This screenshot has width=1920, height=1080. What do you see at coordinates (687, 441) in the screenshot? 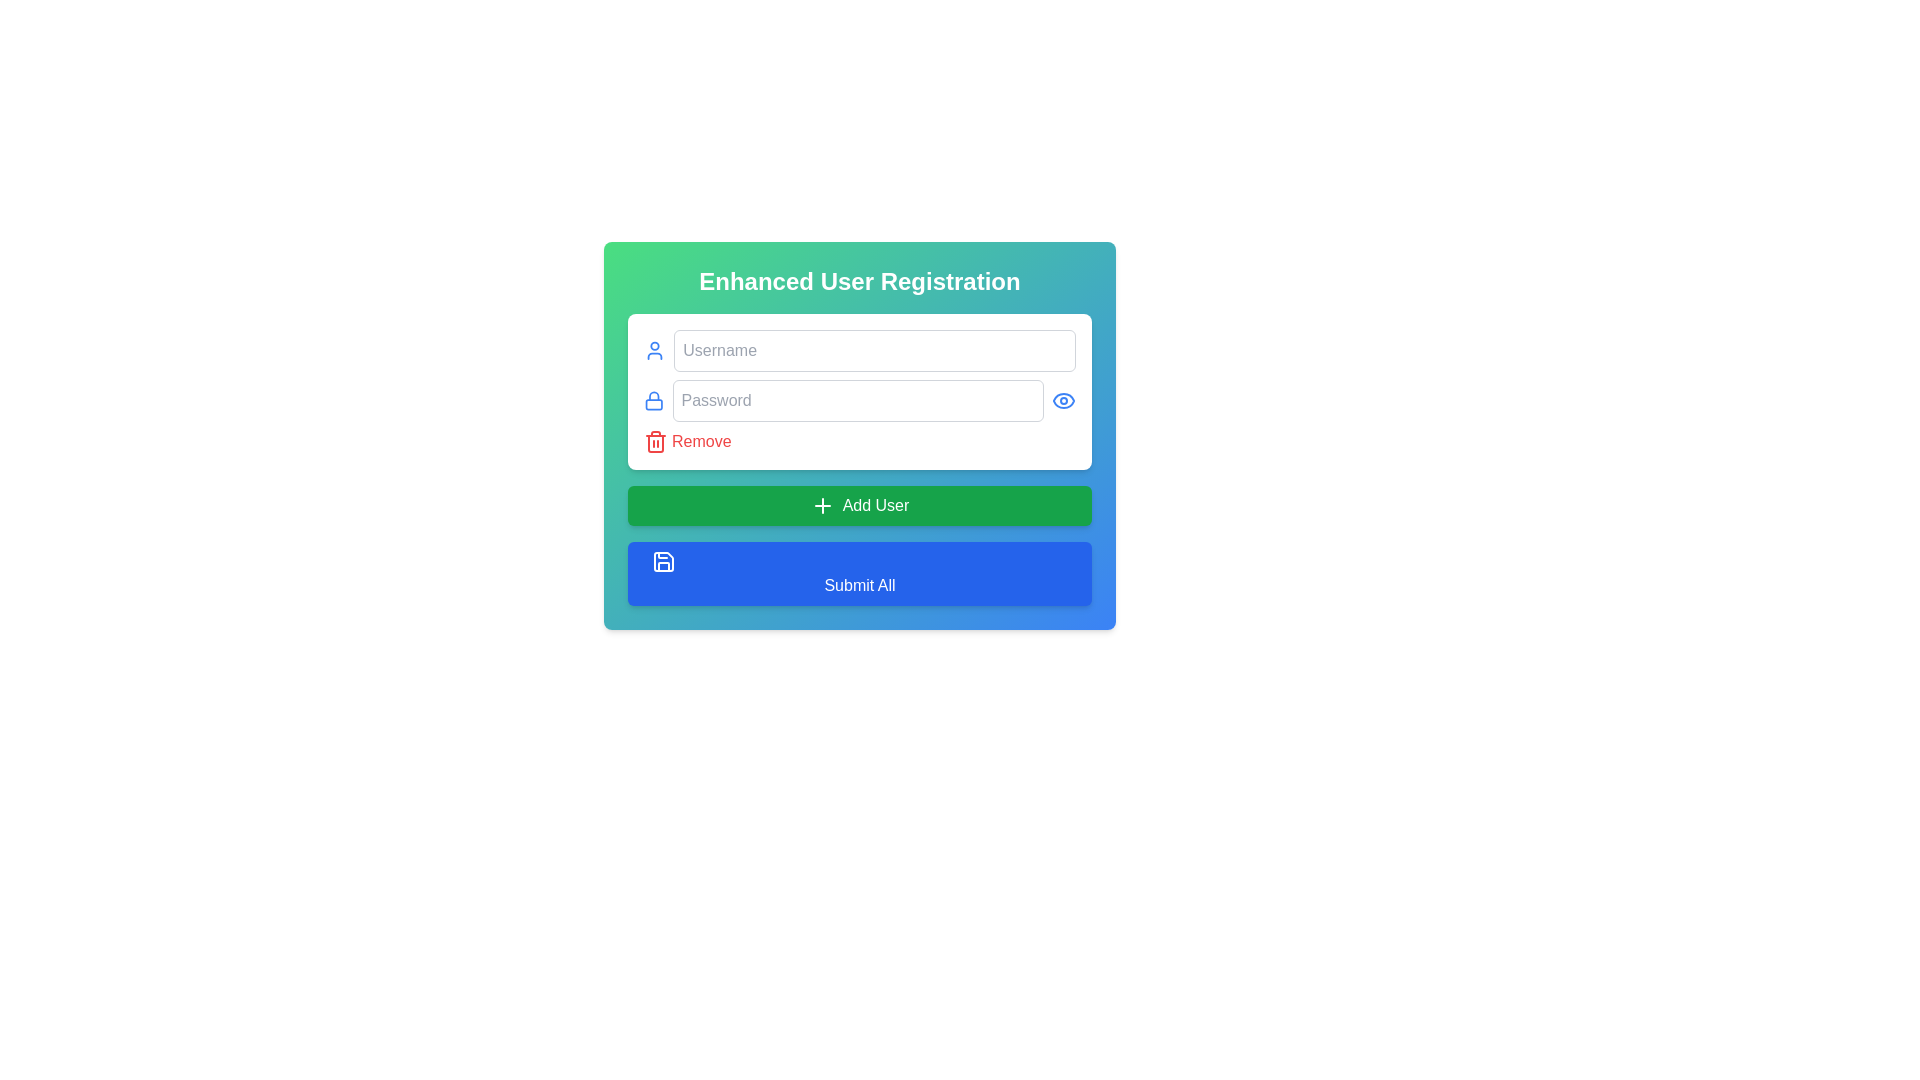
I see `the 'Remove' button with a trash bin icon located below the password input field to change its color` at bounding box center [687, 441].